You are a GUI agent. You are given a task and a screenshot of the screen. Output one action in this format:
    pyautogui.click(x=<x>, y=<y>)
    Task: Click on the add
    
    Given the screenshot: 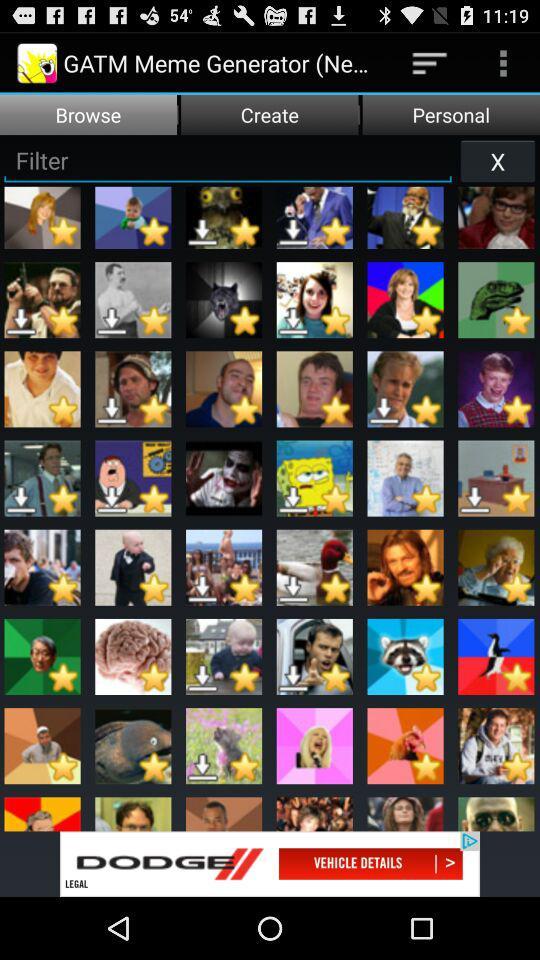 What is the action you would take?
    pyautogui.click(x=270, y=863)
    